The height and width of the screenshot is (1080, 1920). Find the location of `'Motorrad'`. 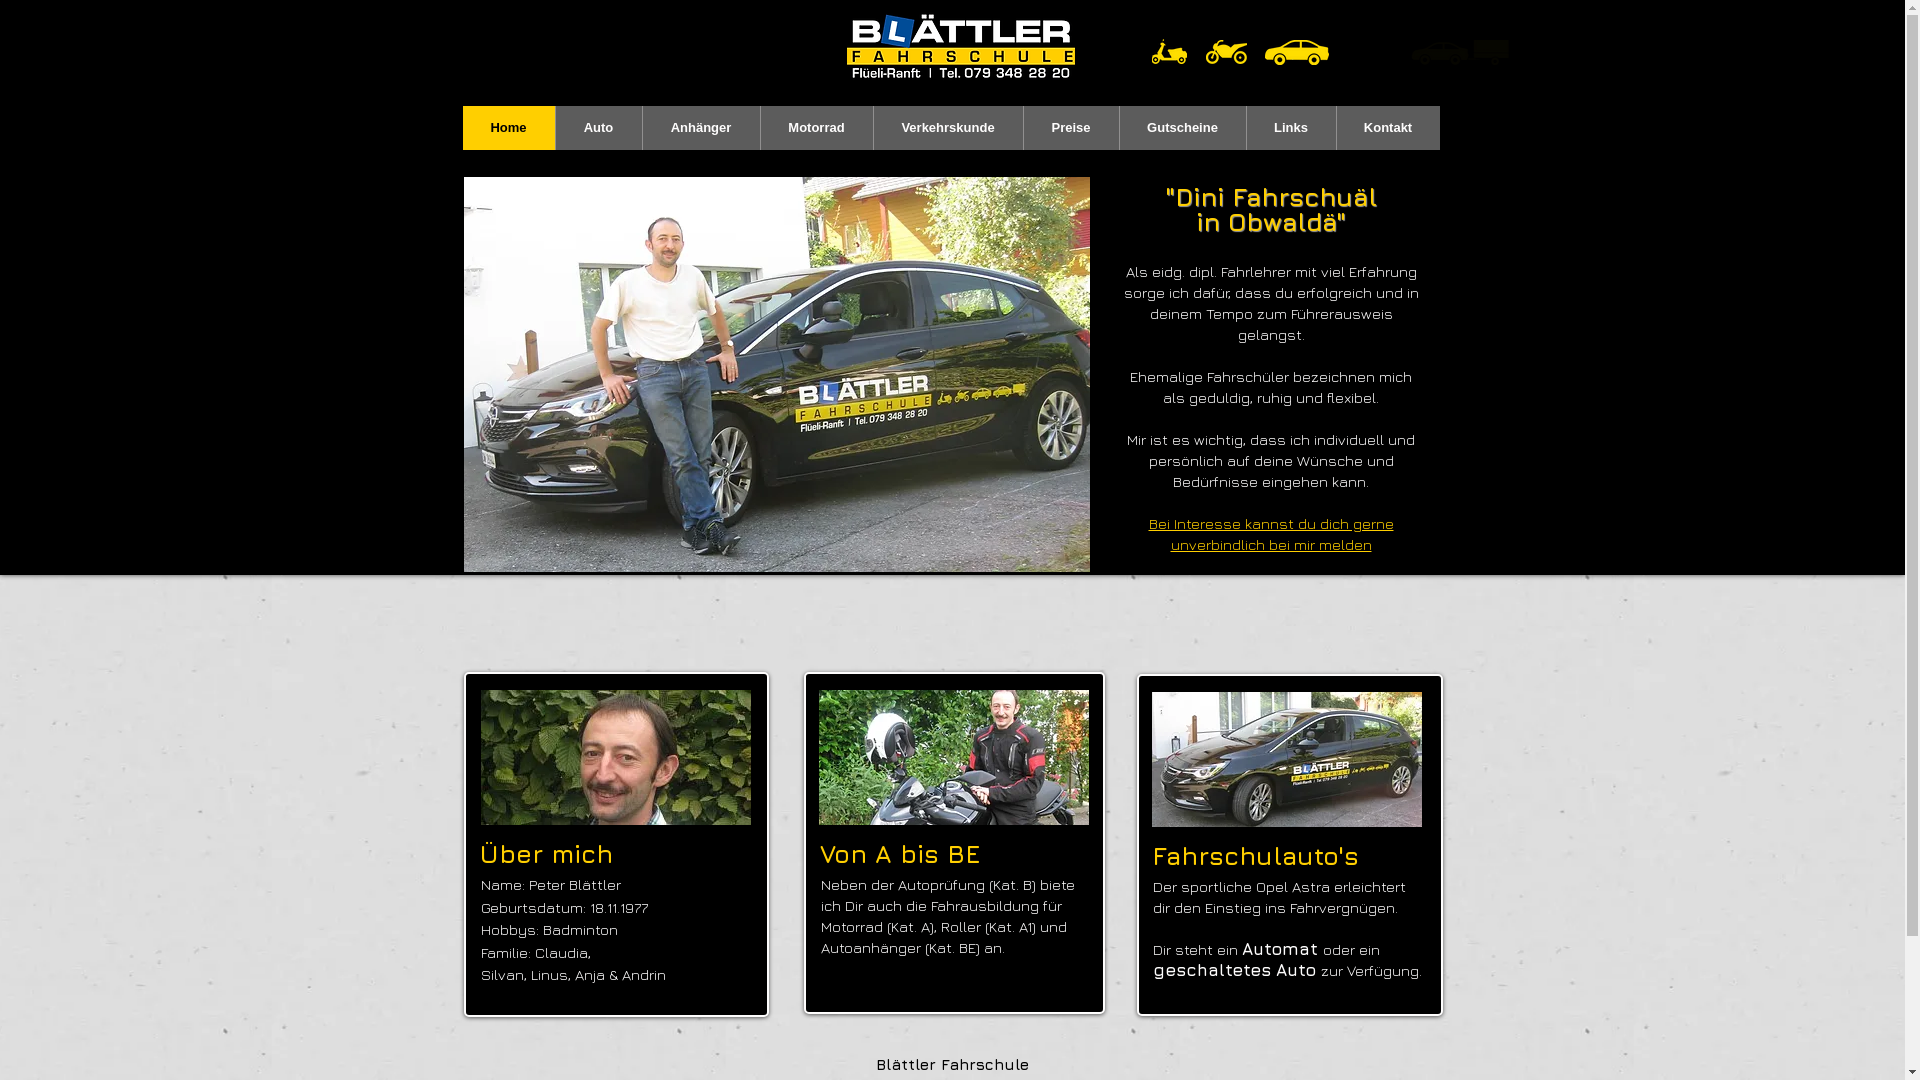

'Motorrad' is located at coordinates (816, 127).